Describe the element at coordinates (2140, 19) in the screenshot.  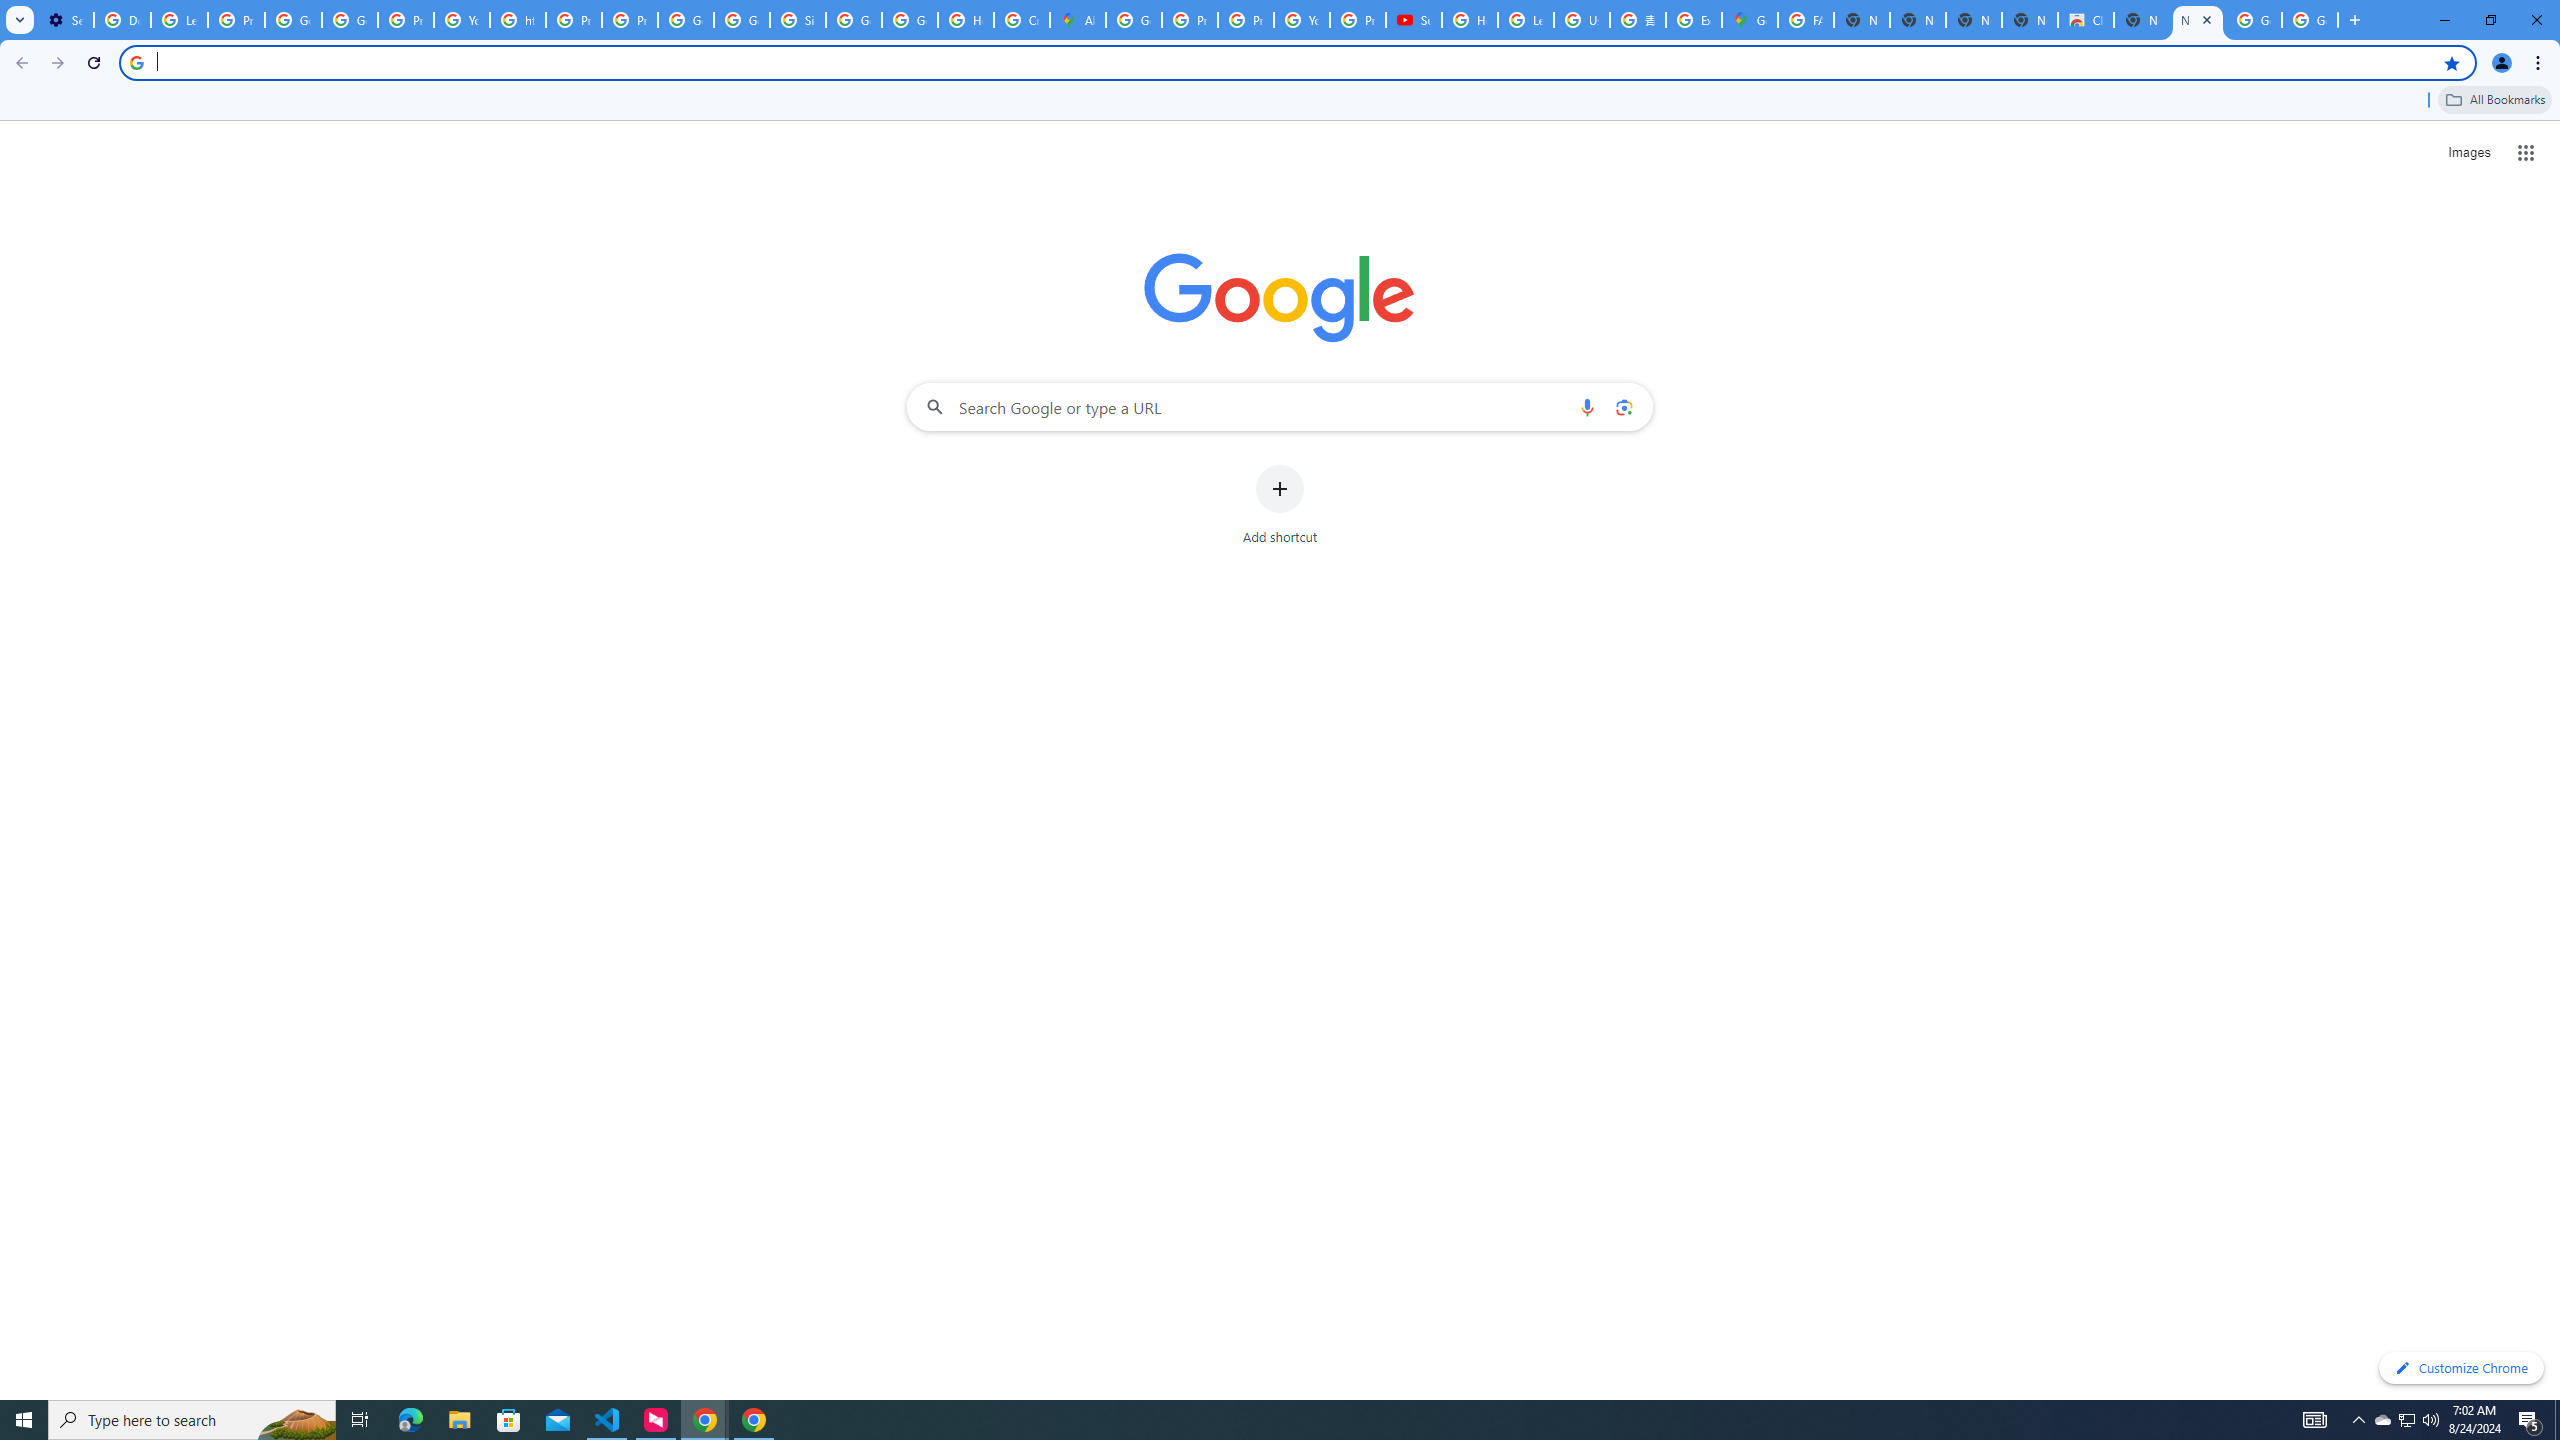
I see `'New Tab'` at that location.